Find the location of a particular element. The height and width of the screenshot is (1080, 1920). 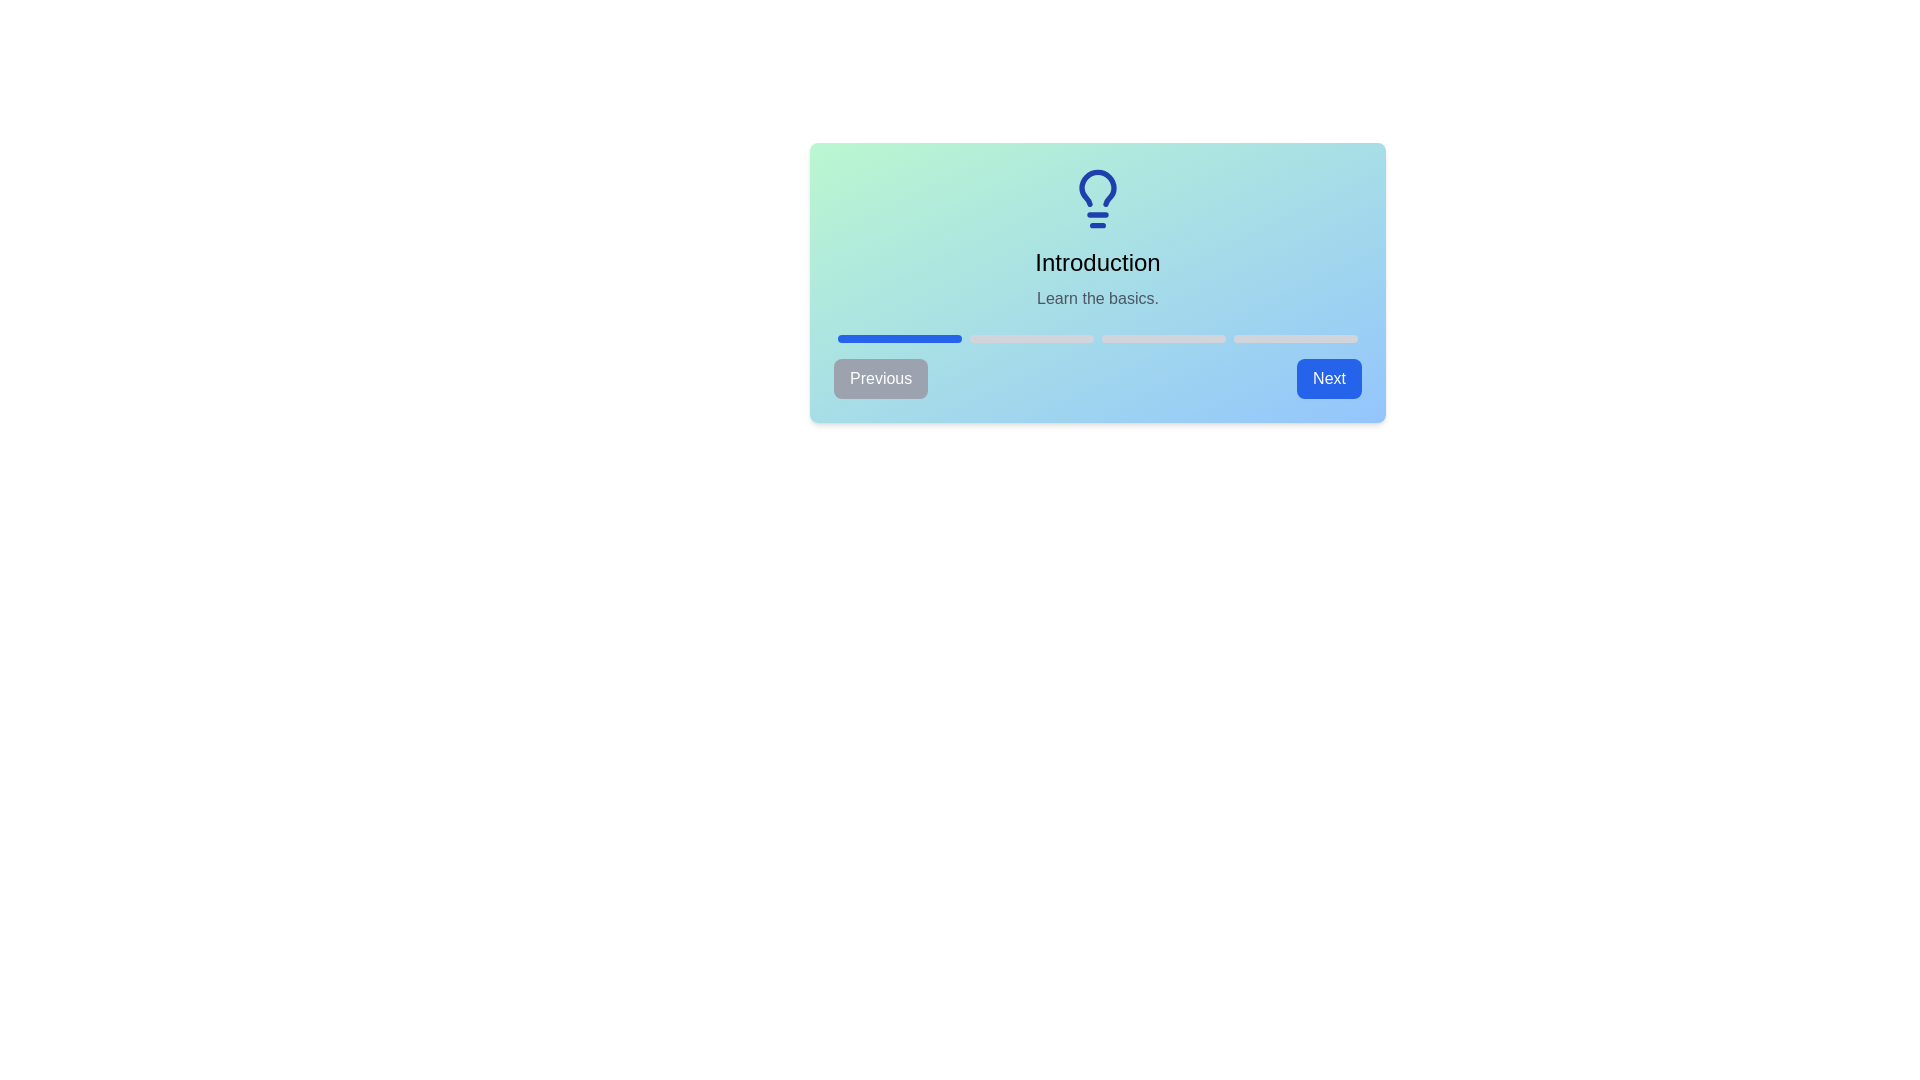

the 'Previous' button to navigate to the previous step is located at coordinates (880, 378).